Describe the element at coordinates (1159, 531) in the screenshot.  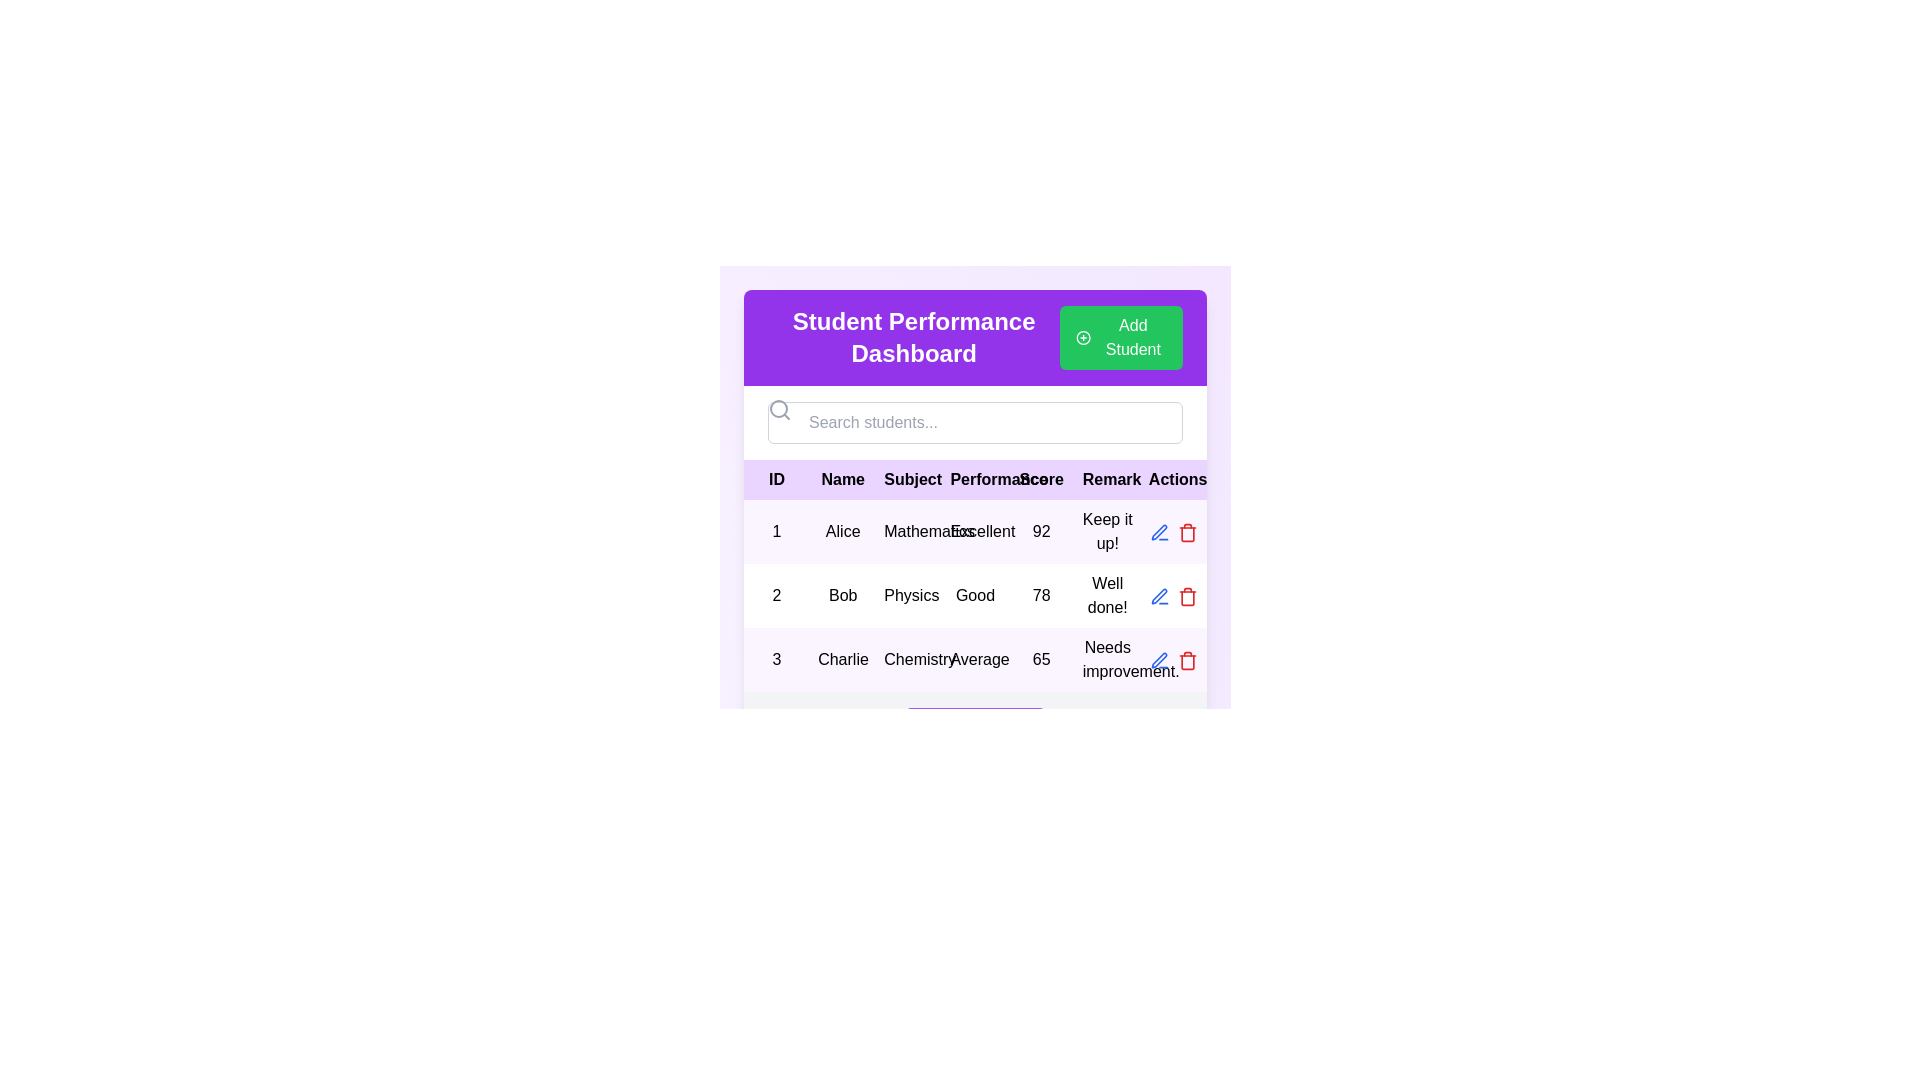
I see `the SVG icon in the 'Actions' column of the table row for 'Bob' to initiate editing` at that location.